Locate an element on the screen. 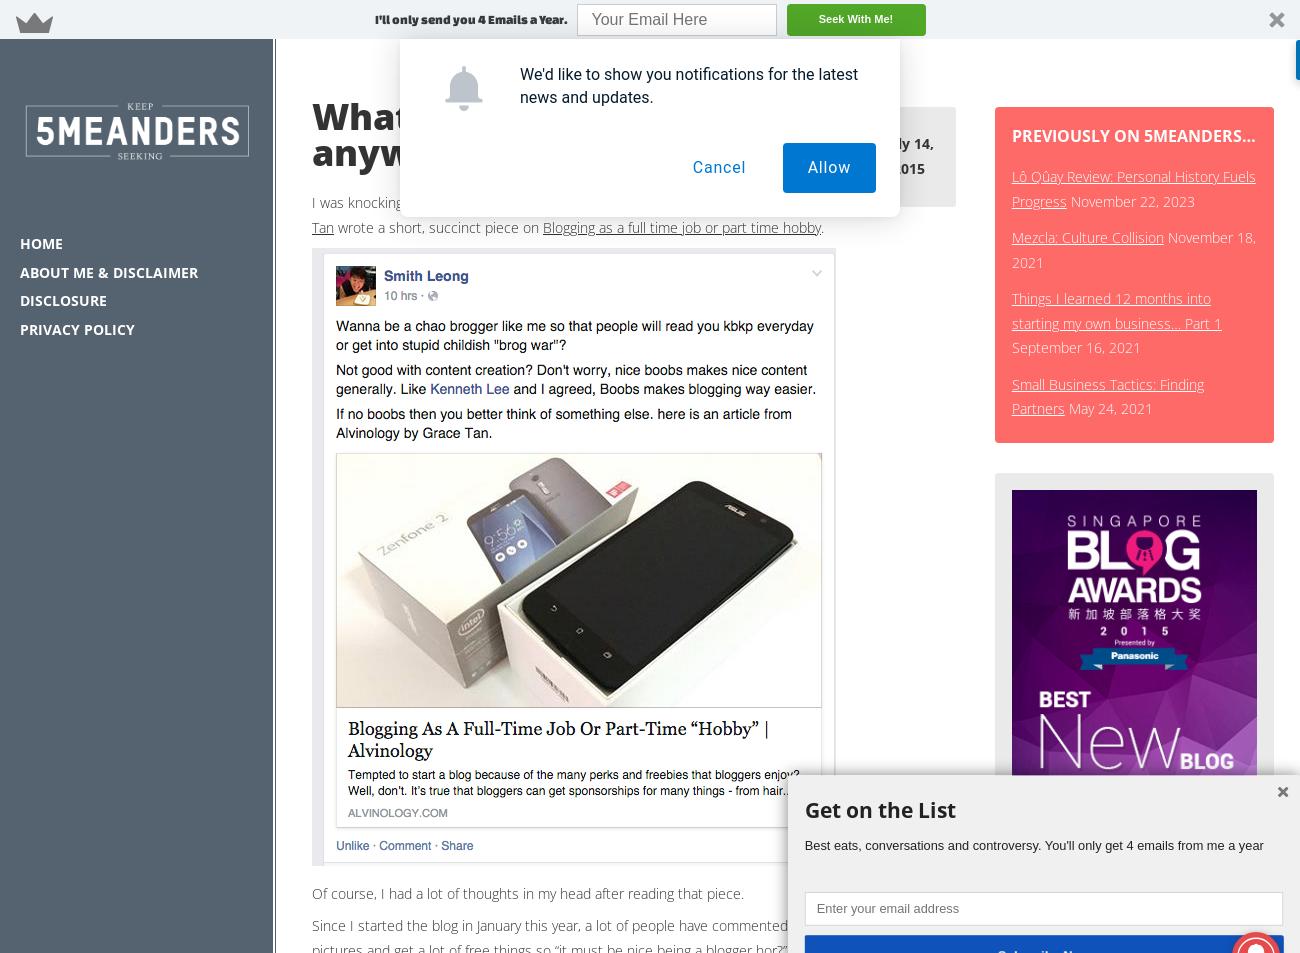 The image size is (1300, 953). 'shared. Blogger' is located at coordinates (759, 201).